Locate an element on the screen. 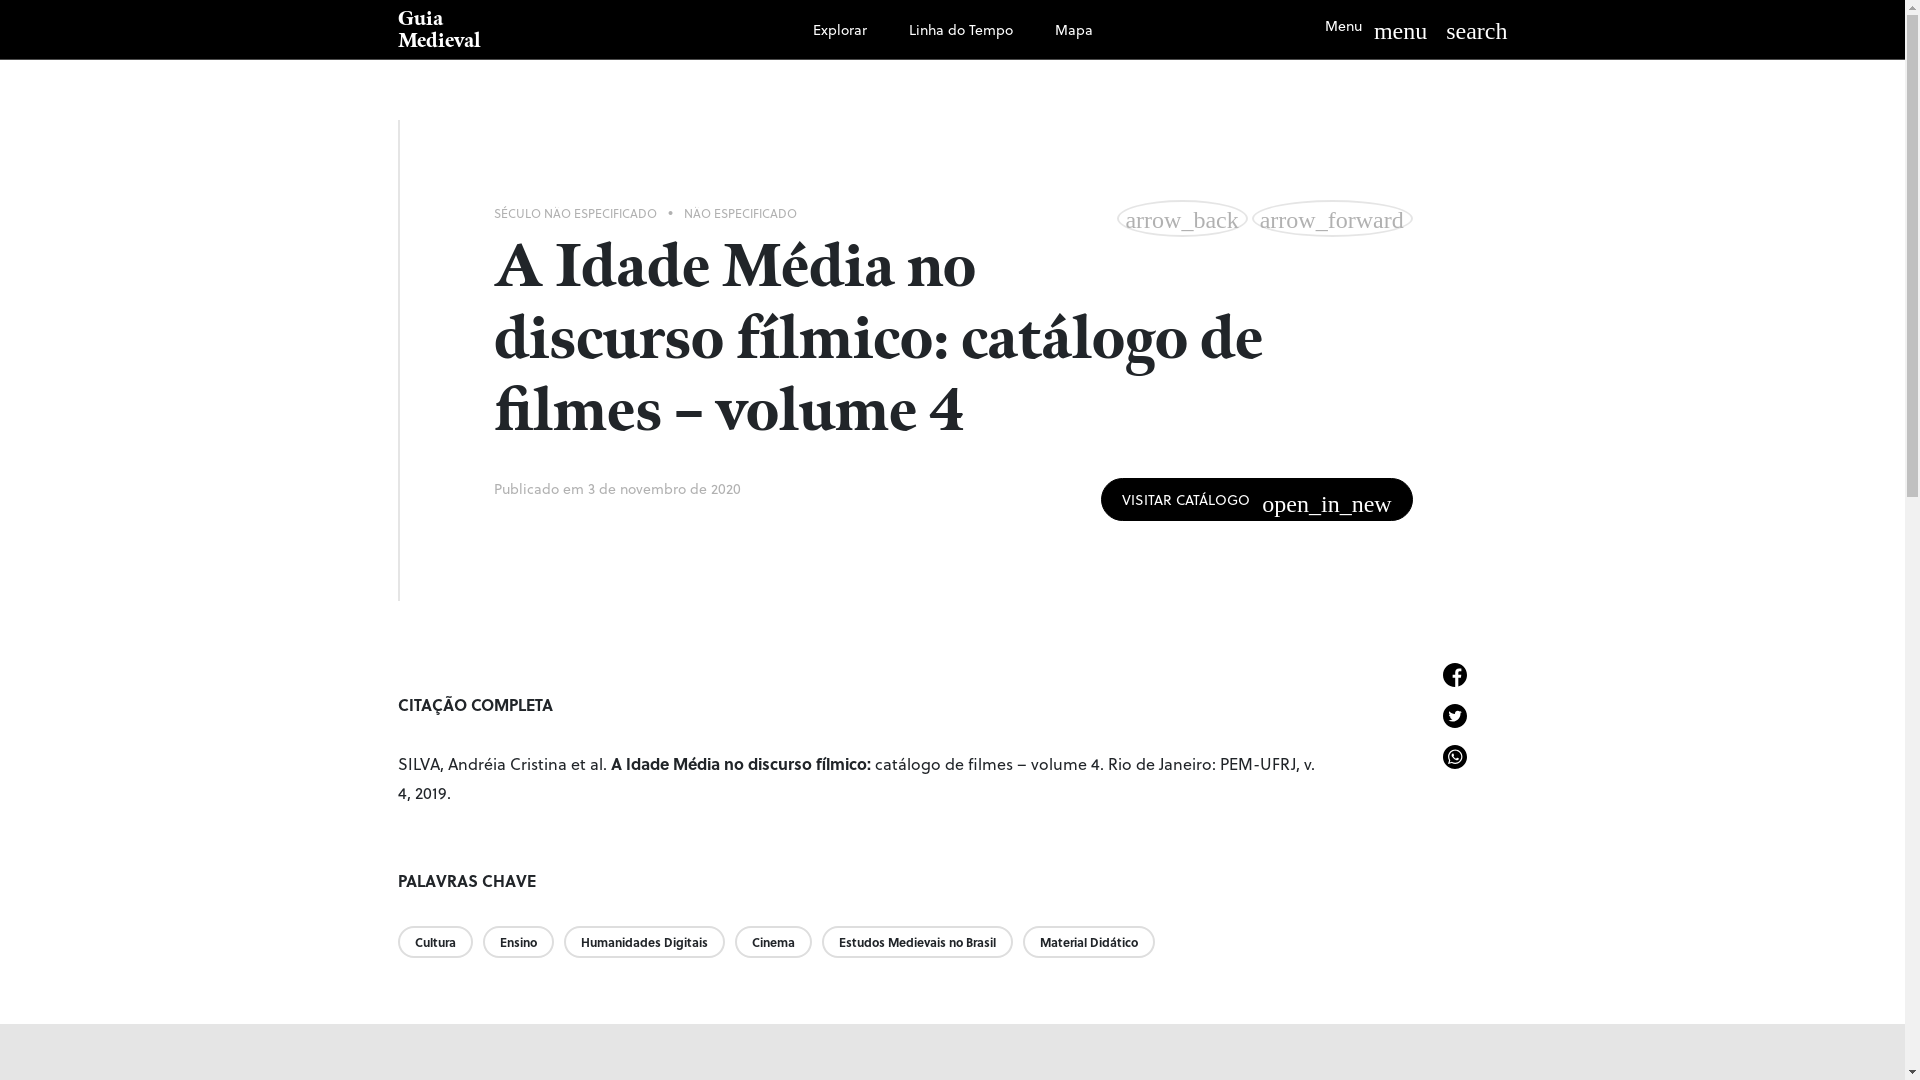  'Mapa' is located at coordinates (1073, 29).